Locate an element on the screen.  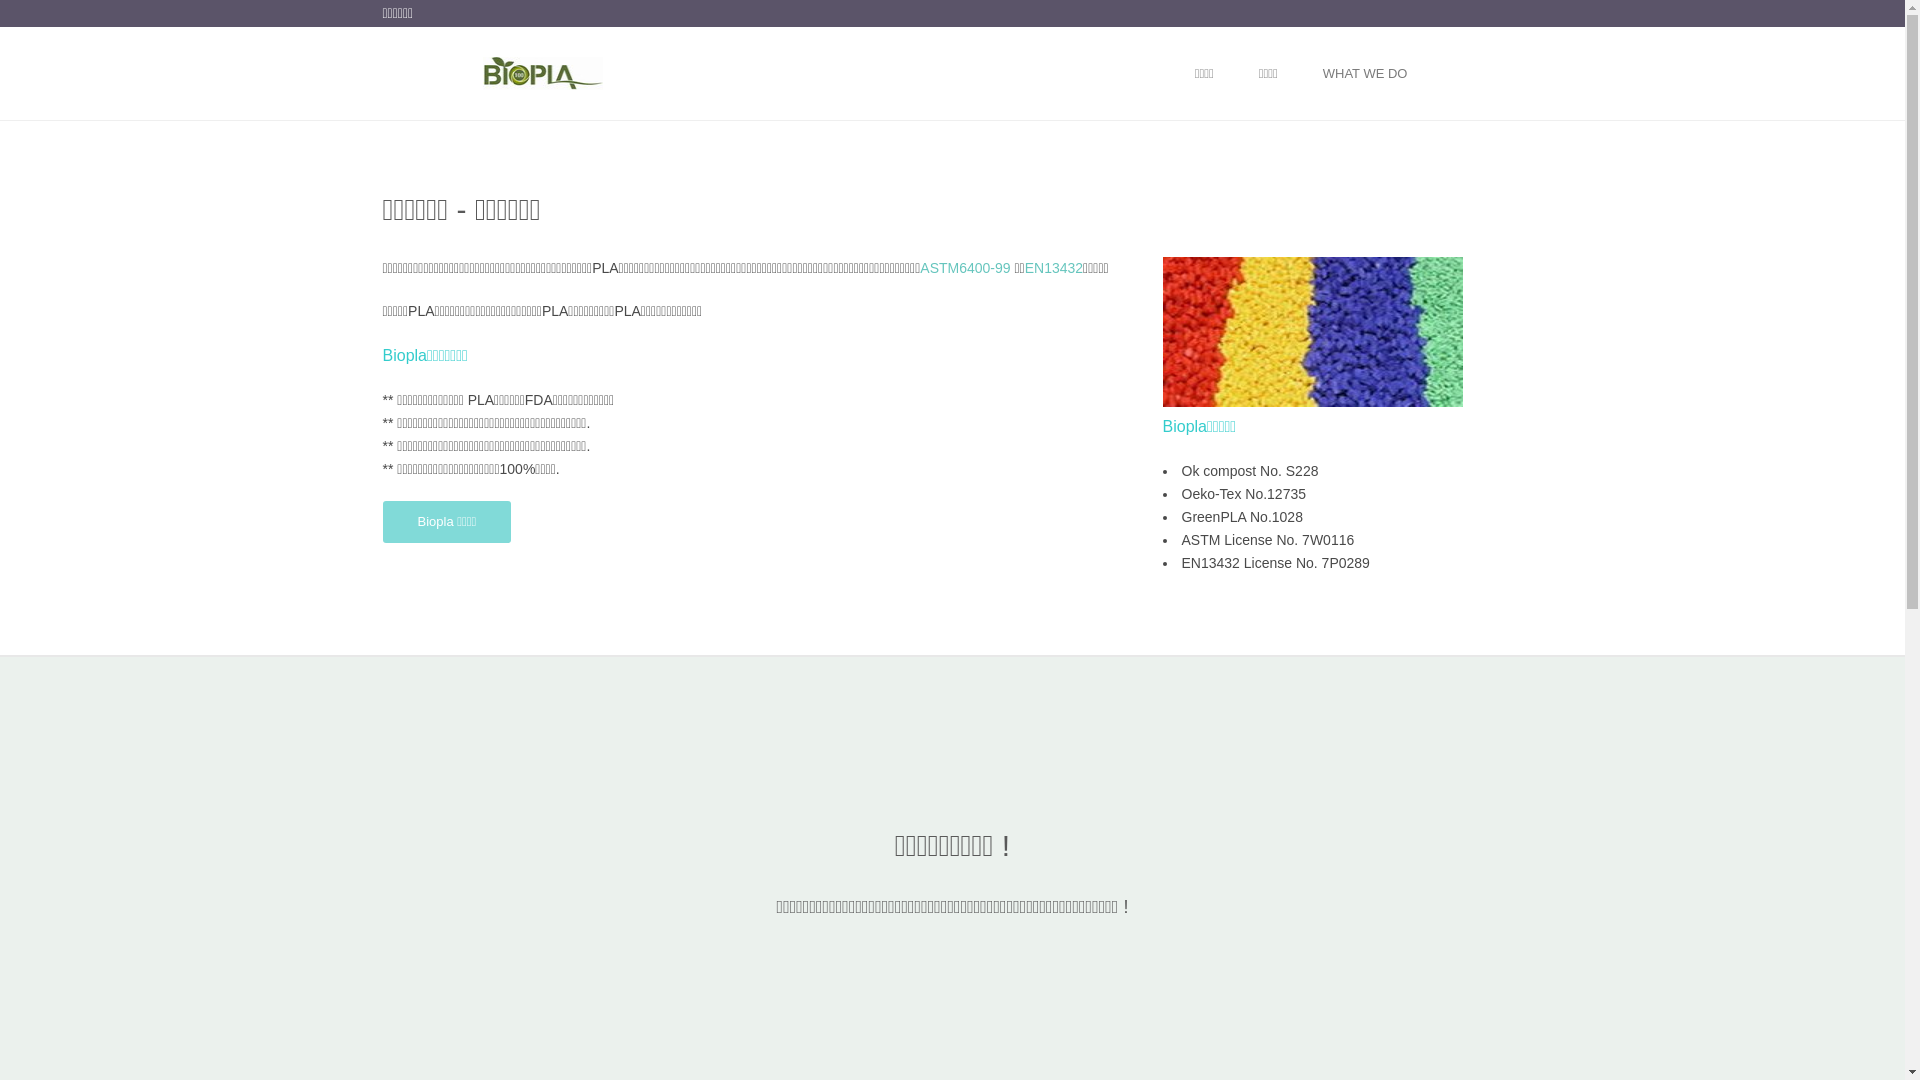
'WHAT WE DO' is located at coordinates (1364, 72).